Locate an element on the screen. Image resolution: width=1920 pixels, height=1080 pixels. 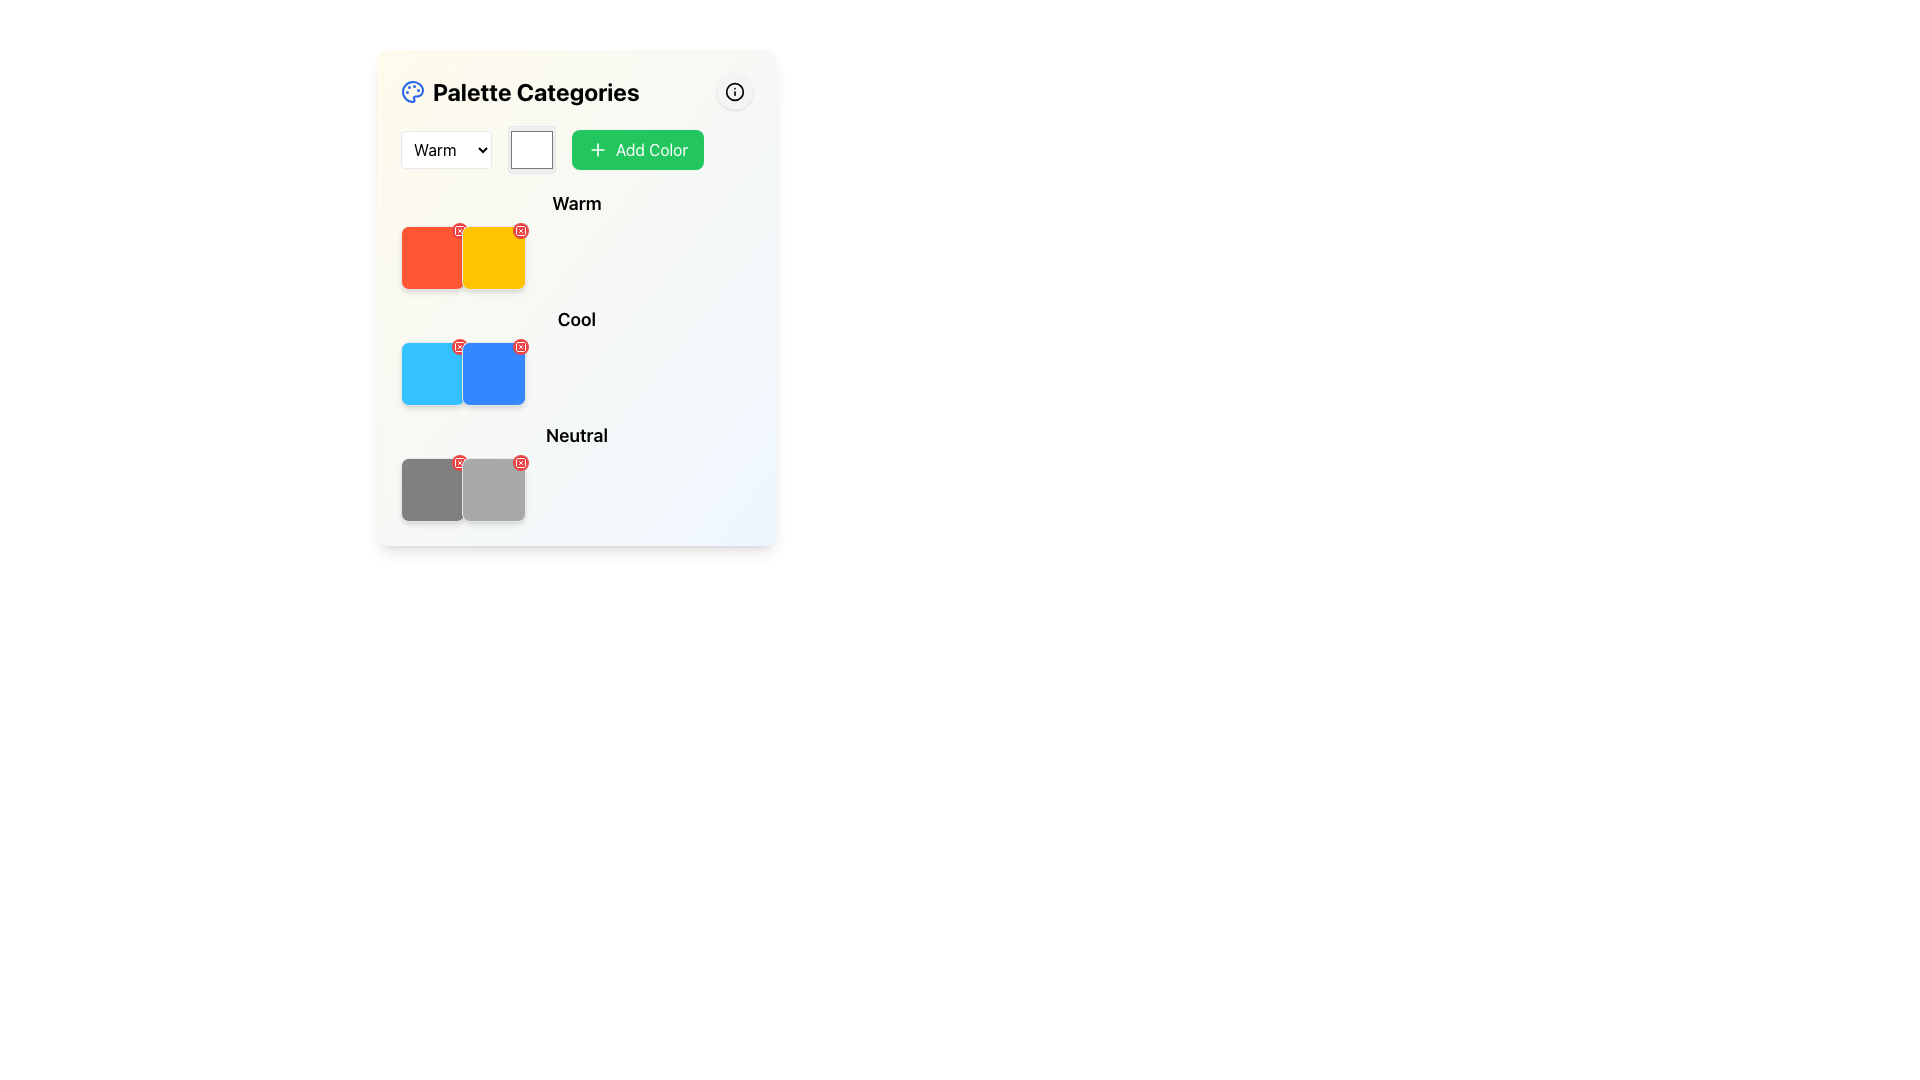
the first color swatch in the 'Cool' palette category is located at coordinates (431, 374).